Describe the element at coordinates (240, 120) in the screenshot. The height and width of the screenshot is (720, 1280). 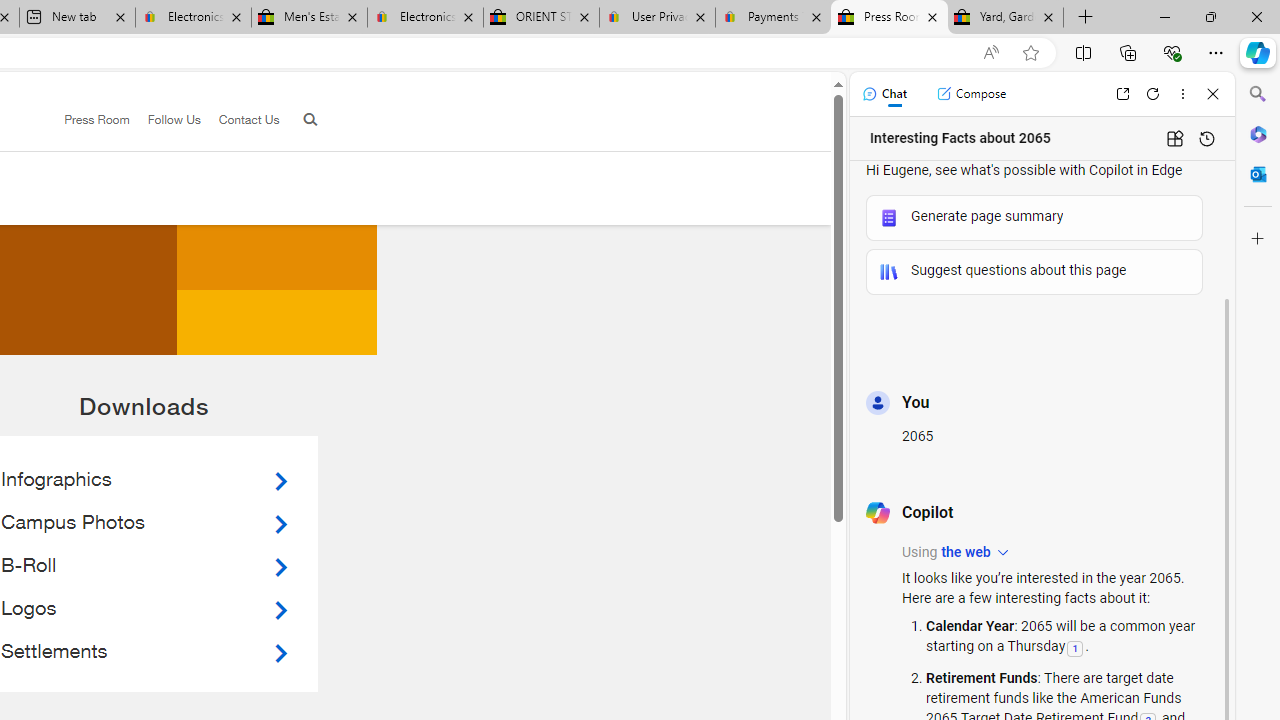
I see `'Contact Us'` at that location.